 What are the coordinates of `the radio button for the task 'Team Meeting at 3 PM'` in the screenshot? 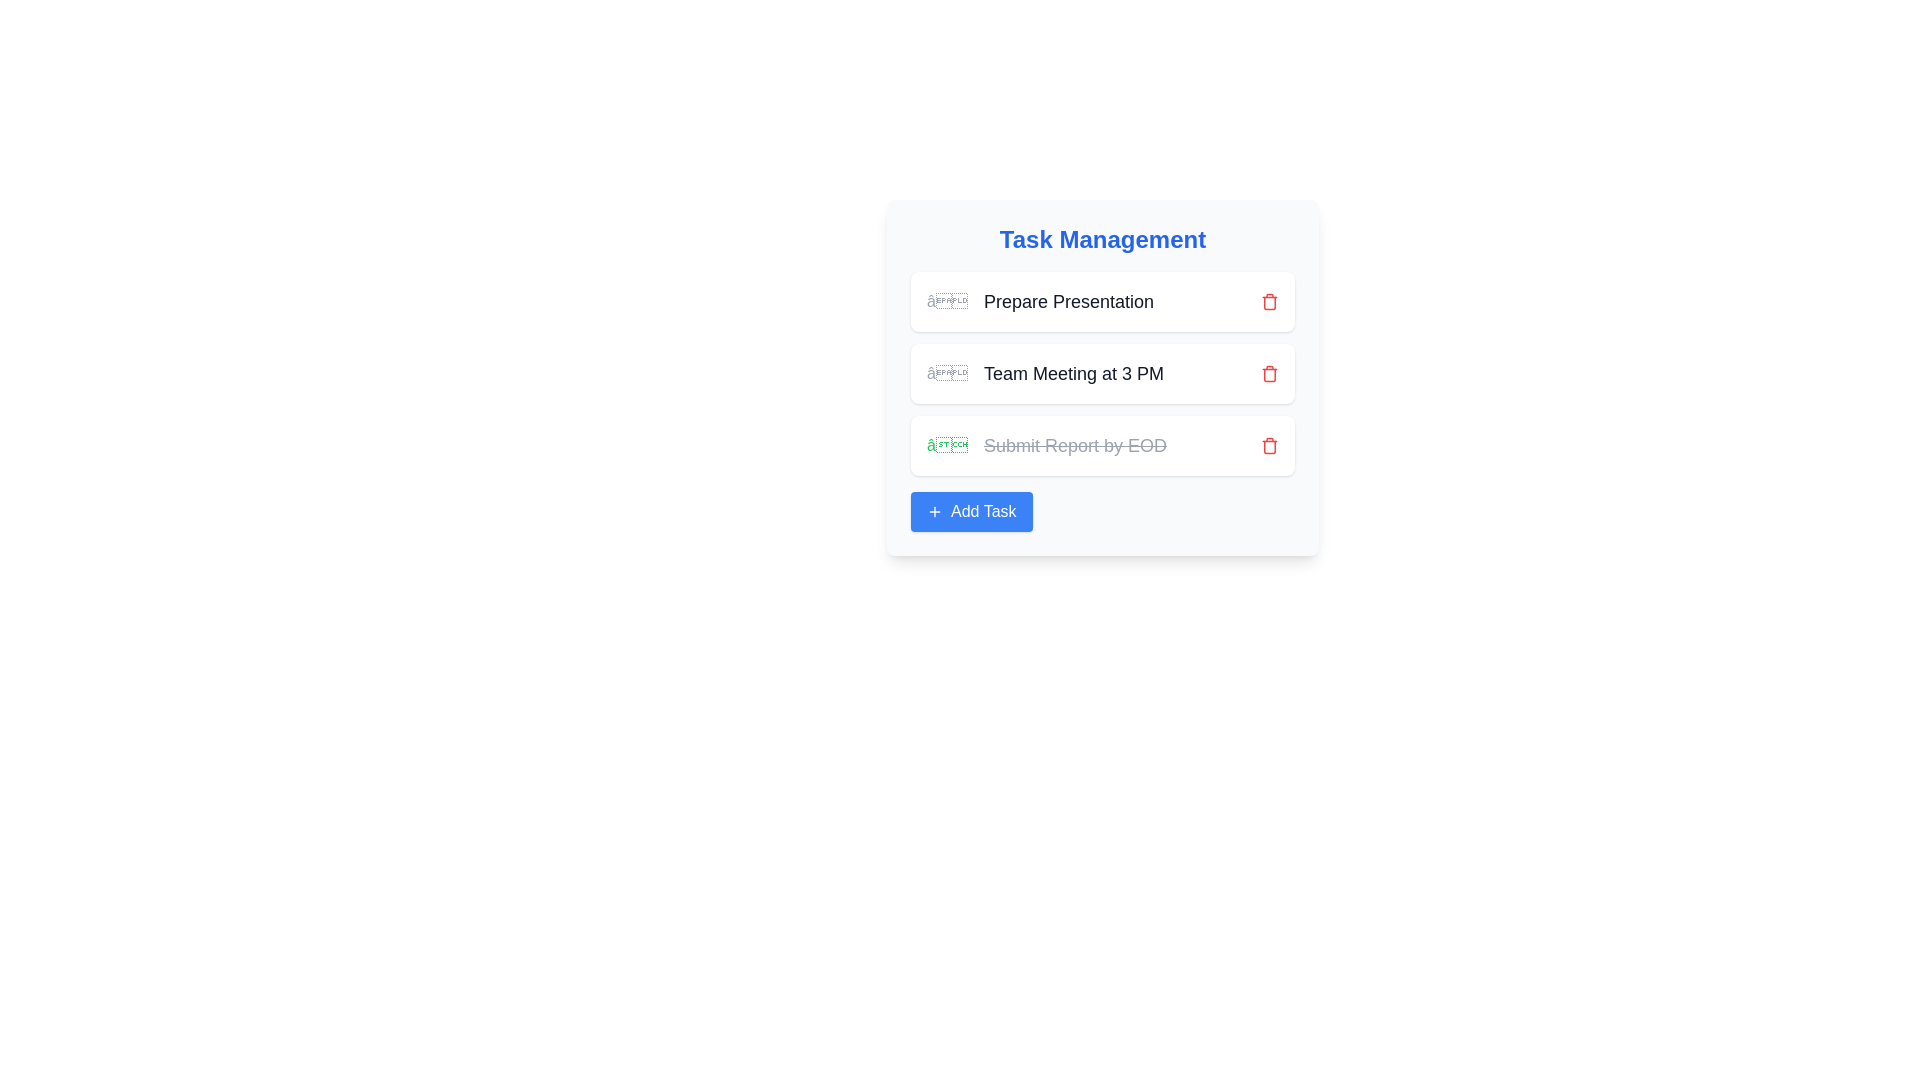 It's located at (946, 301).